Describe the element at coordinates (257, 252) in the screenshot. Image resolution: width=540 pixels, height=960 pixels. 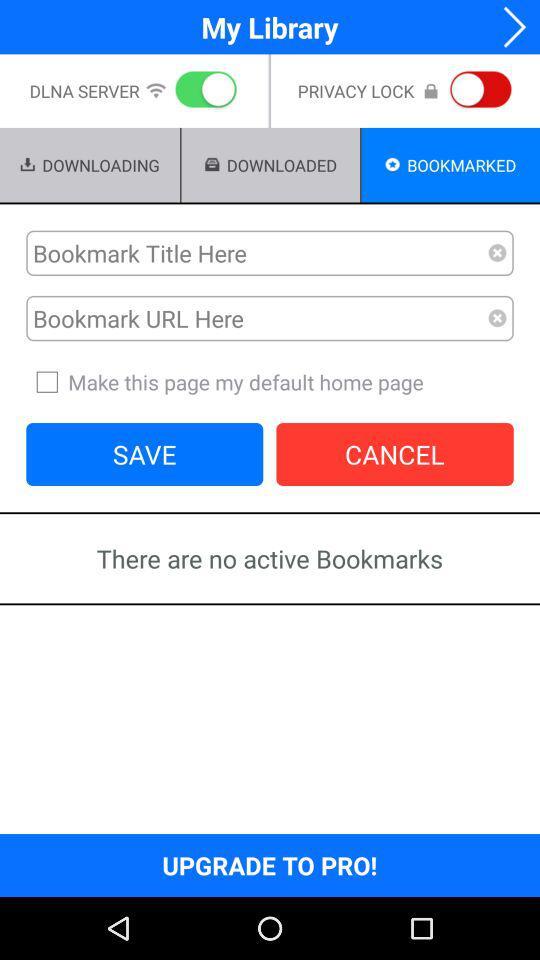
I see `input bookmark title` at that location.